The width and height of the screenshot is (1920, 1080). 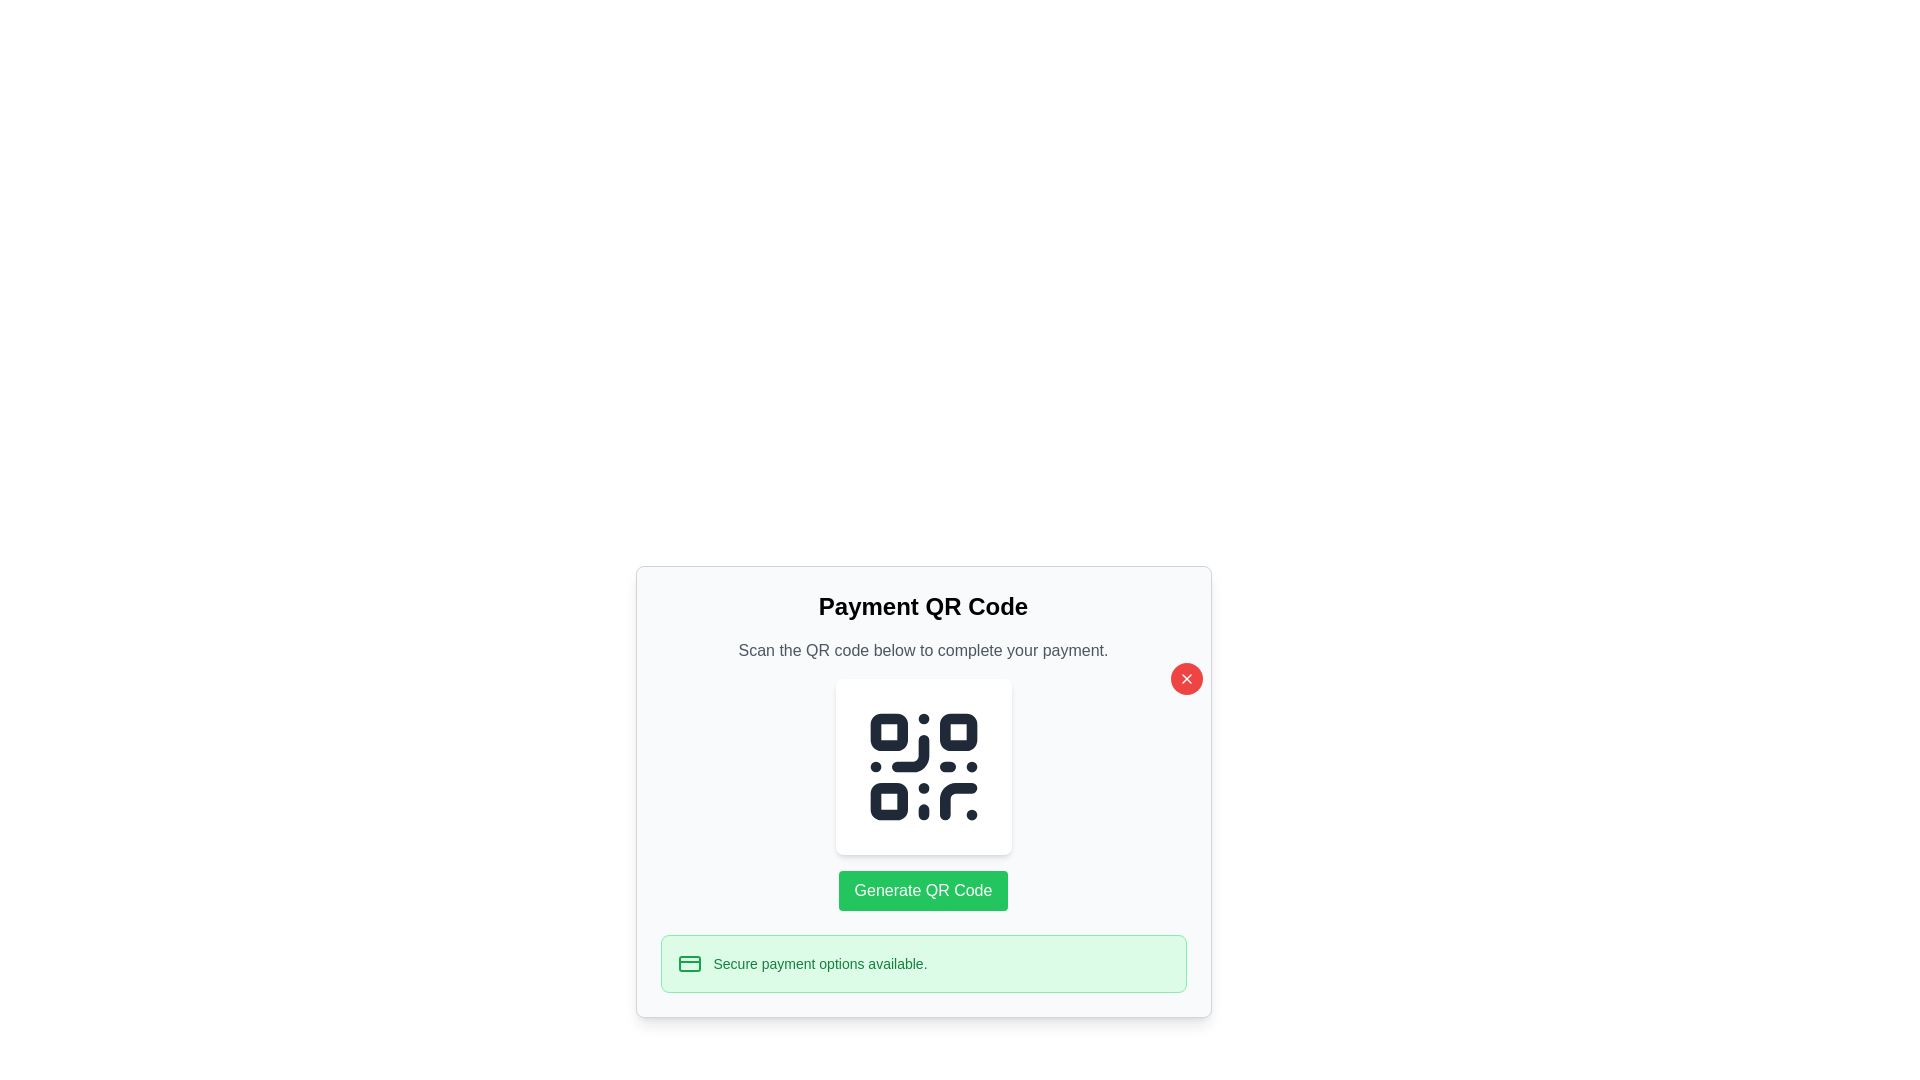 What do you see at coordinates (1186, 677) in the screenshot?
I see `the close button, which is a circular red icon located at the top-right corner outside the payment interface` at bounding box center [1186, 677].